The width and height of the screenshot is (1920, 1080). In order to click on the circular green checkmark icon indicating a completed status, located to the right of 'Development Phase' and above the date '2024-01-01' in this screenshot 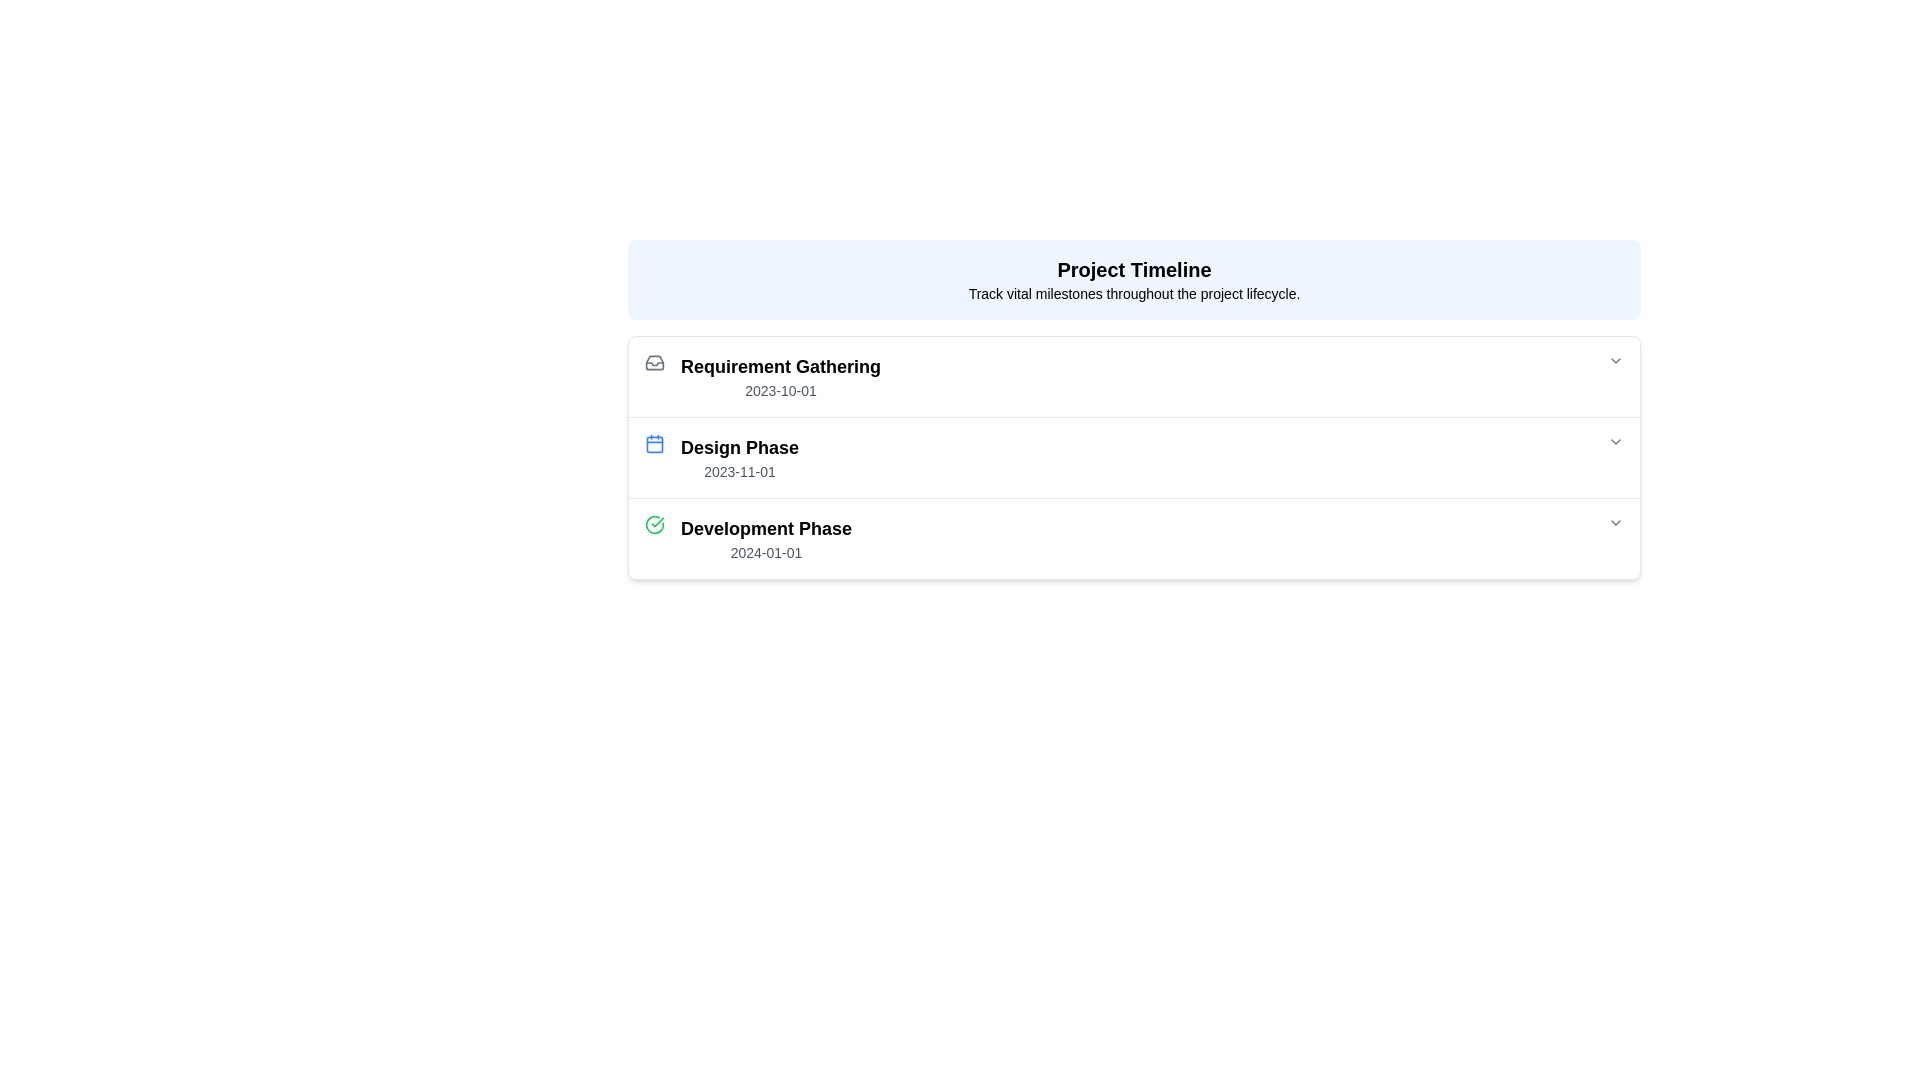, I will do `click(654, 523)`.